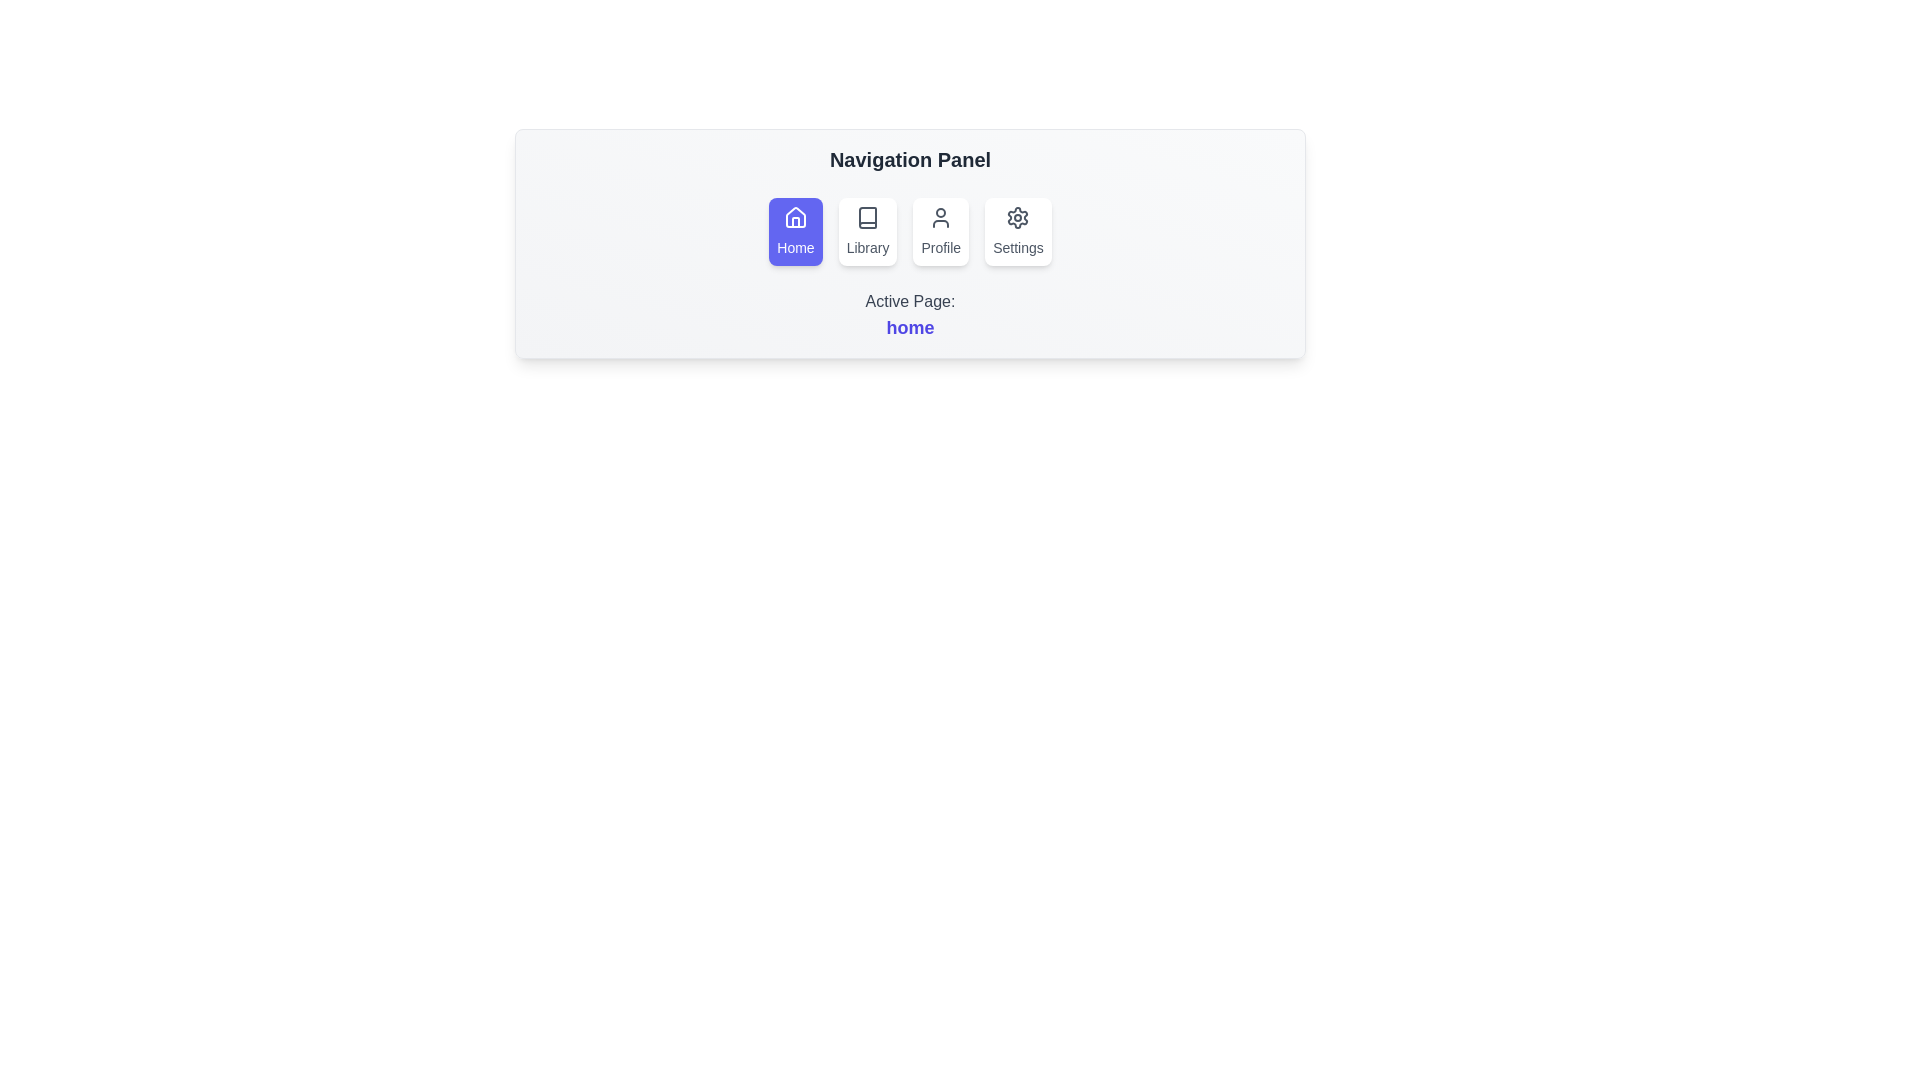  Describe the element at coordinates (868, 218) in the screenshot. I see `the Library icon in the navigation panel, which visually represents the Library functionality and is located above the Library label text` at that location.